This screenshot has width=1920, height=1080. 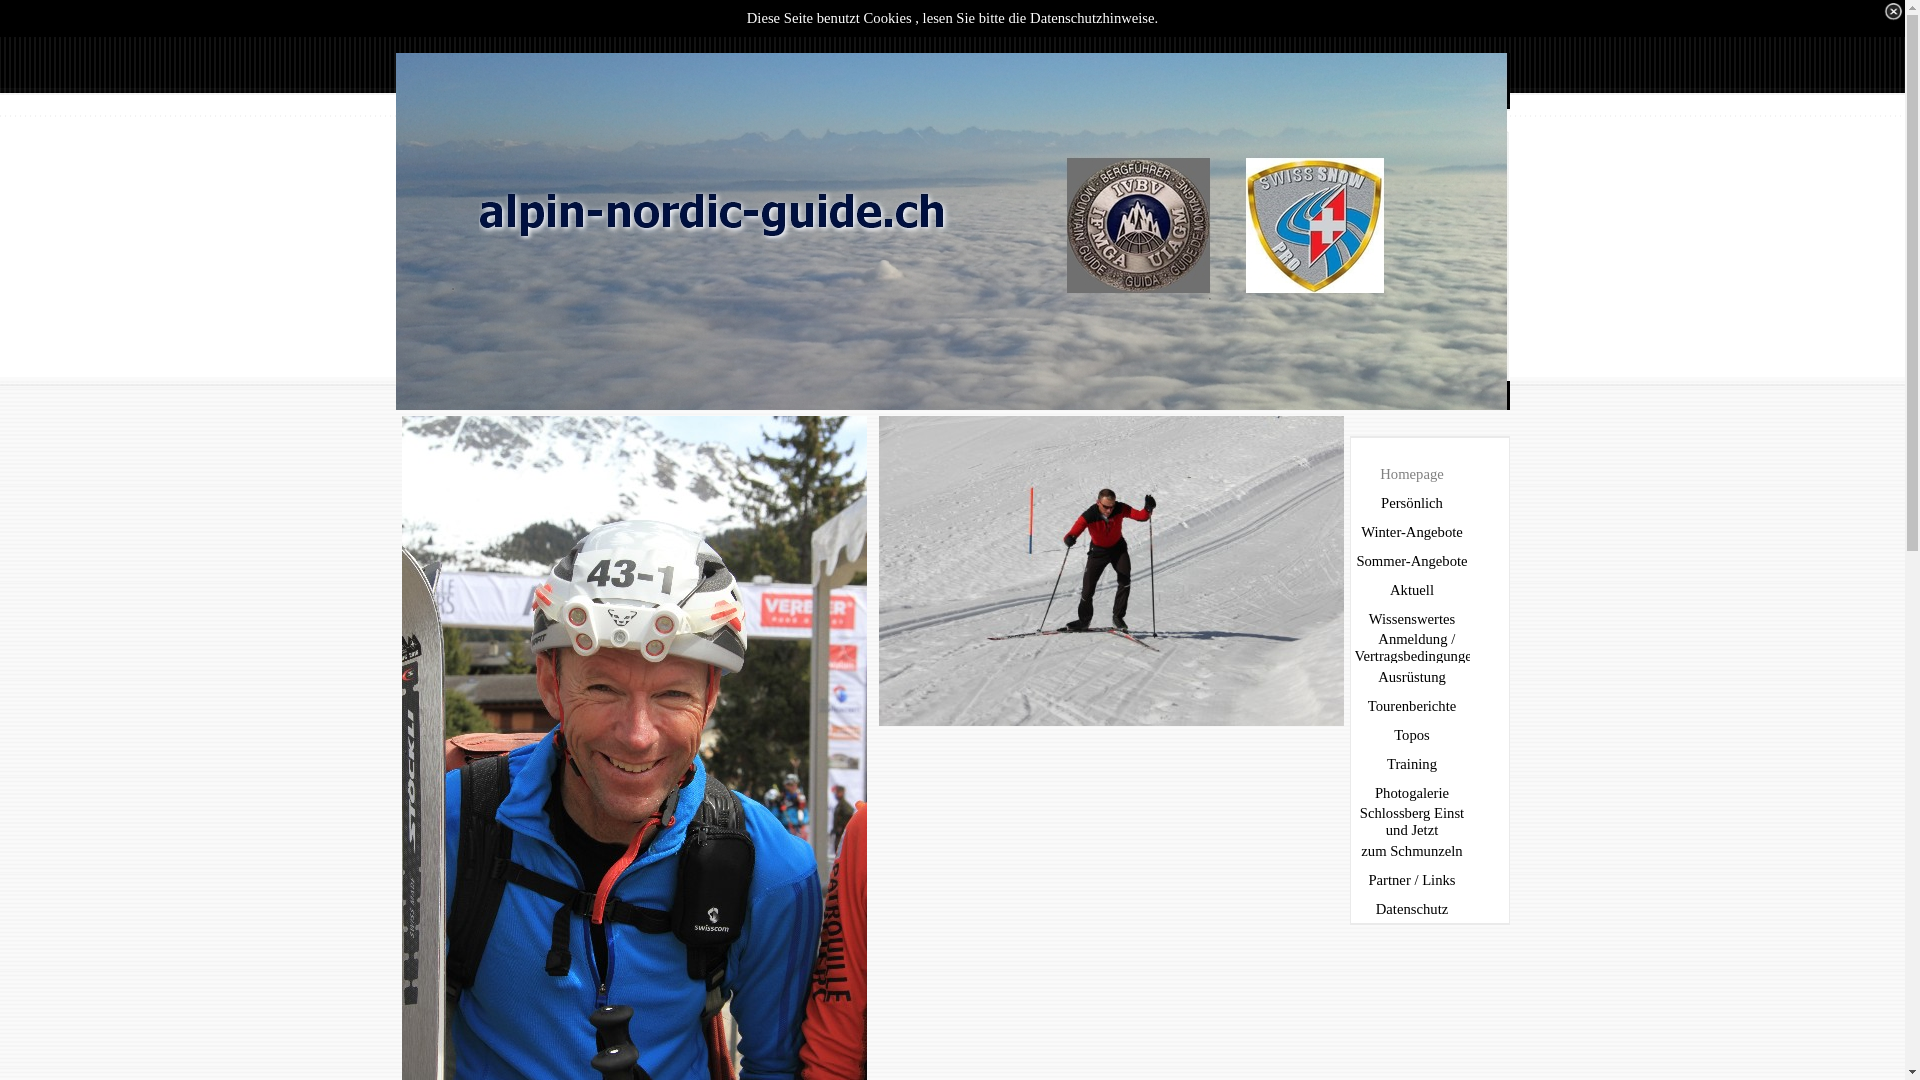 I want to click on 'Homepage', so click(x=1413, y=474).